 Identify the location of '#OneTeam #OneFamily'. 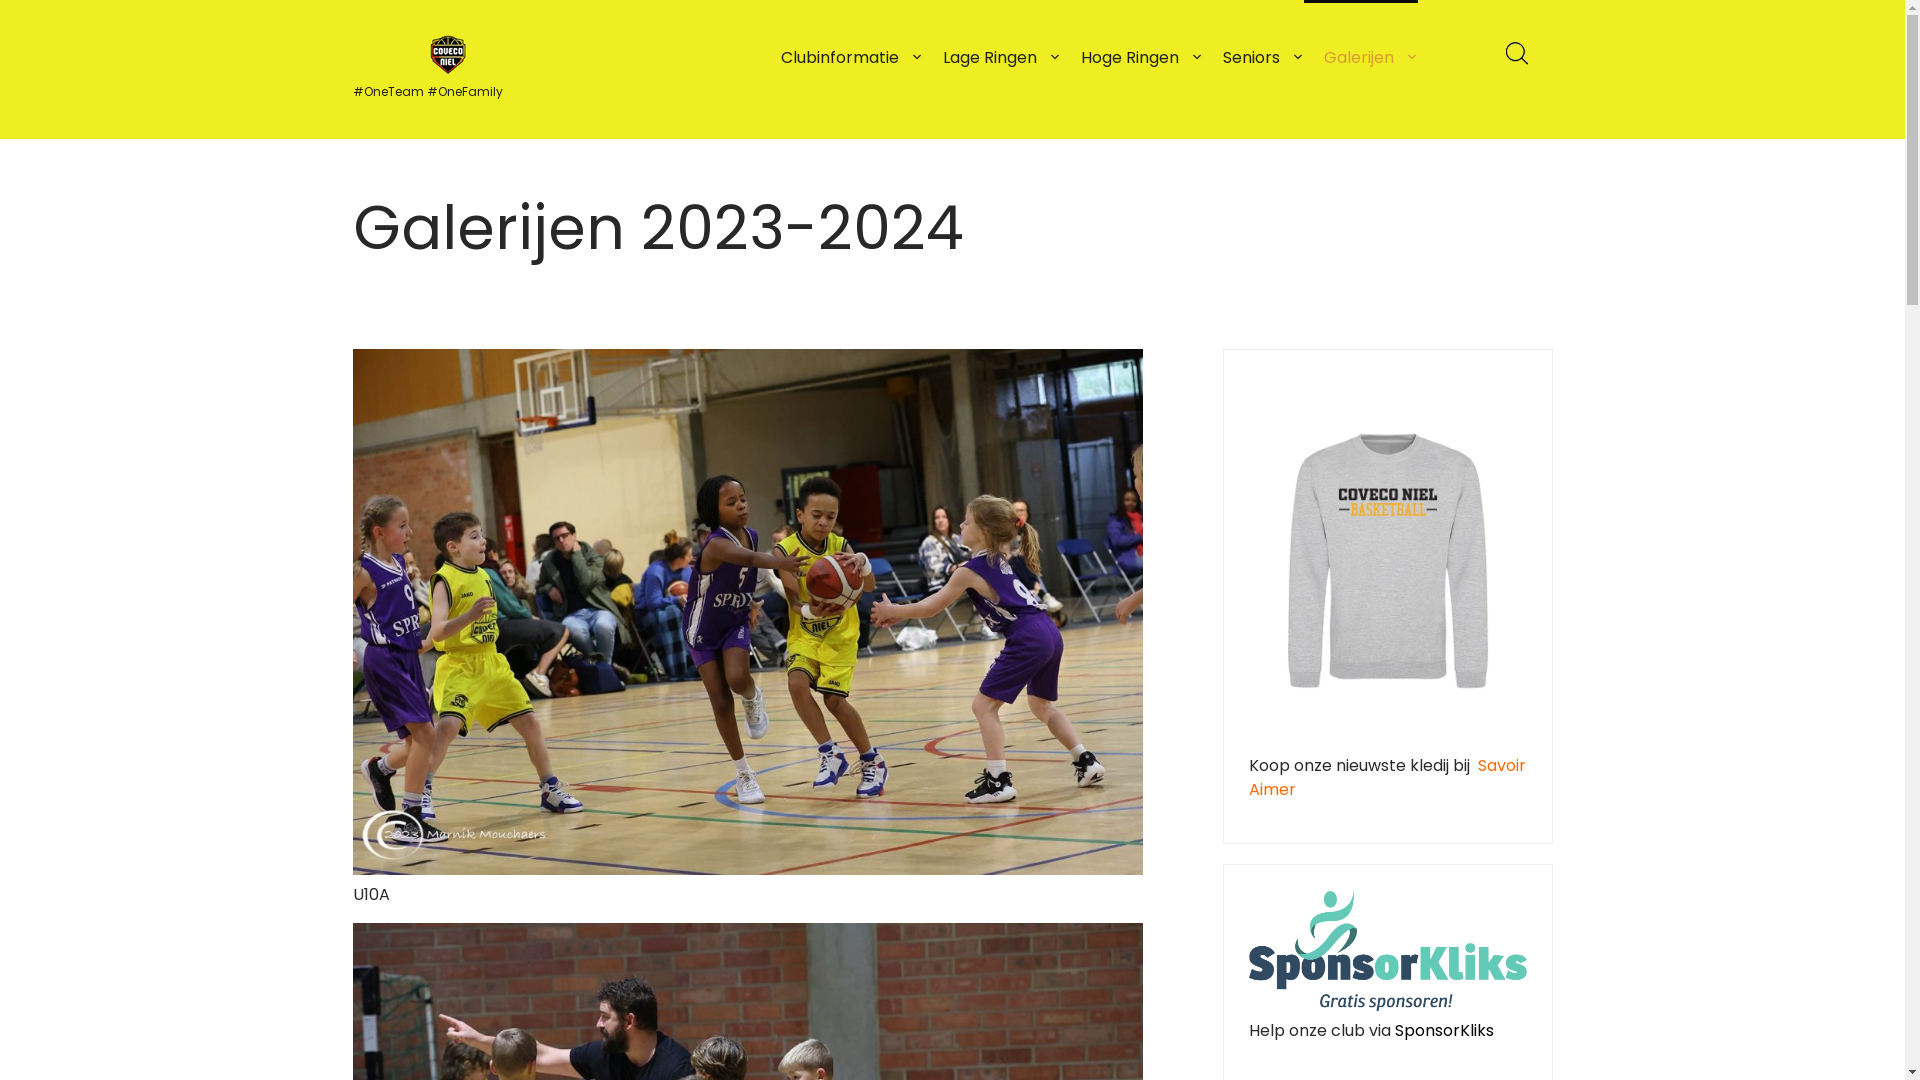
(351, 88).